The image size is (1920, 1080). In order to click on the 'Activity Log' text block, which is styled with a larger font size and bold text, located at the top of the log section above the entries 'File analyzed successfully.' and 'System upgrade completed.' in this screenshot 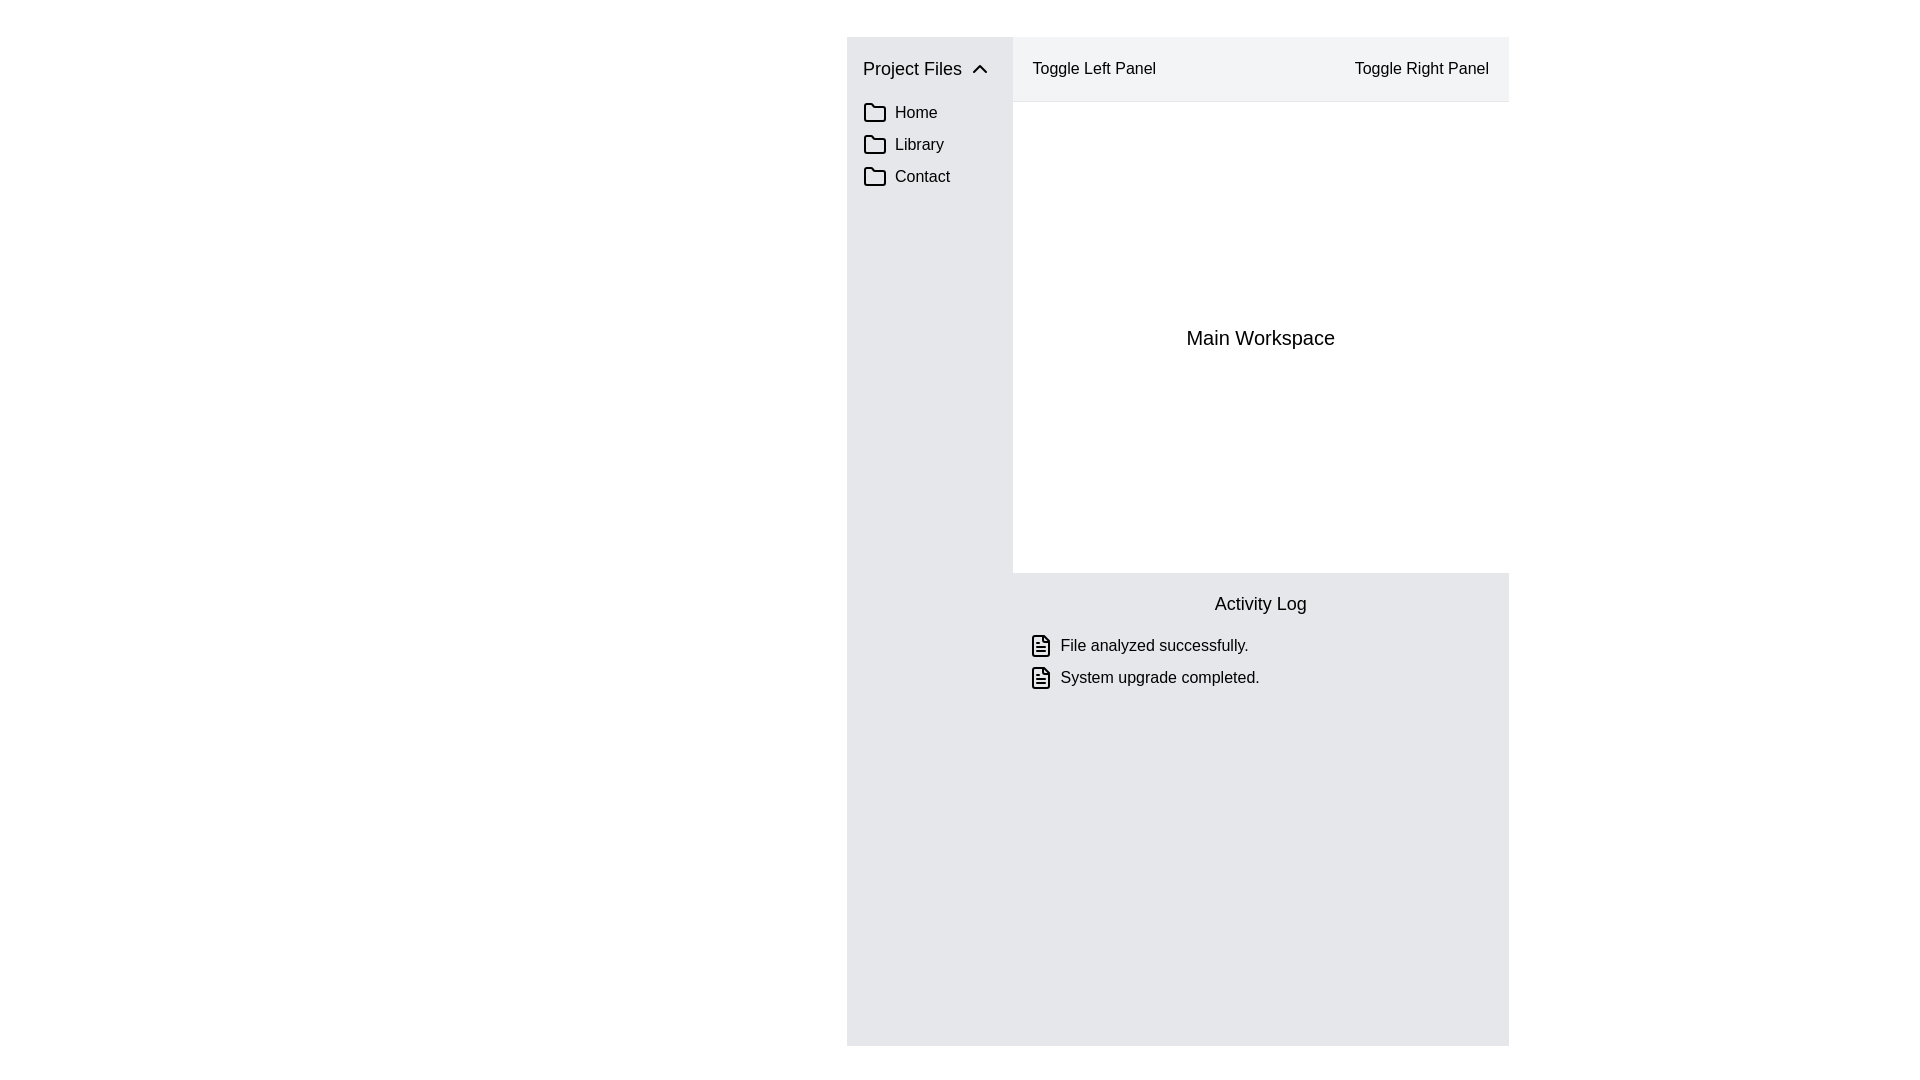, I will do `click(1259, 603)`.